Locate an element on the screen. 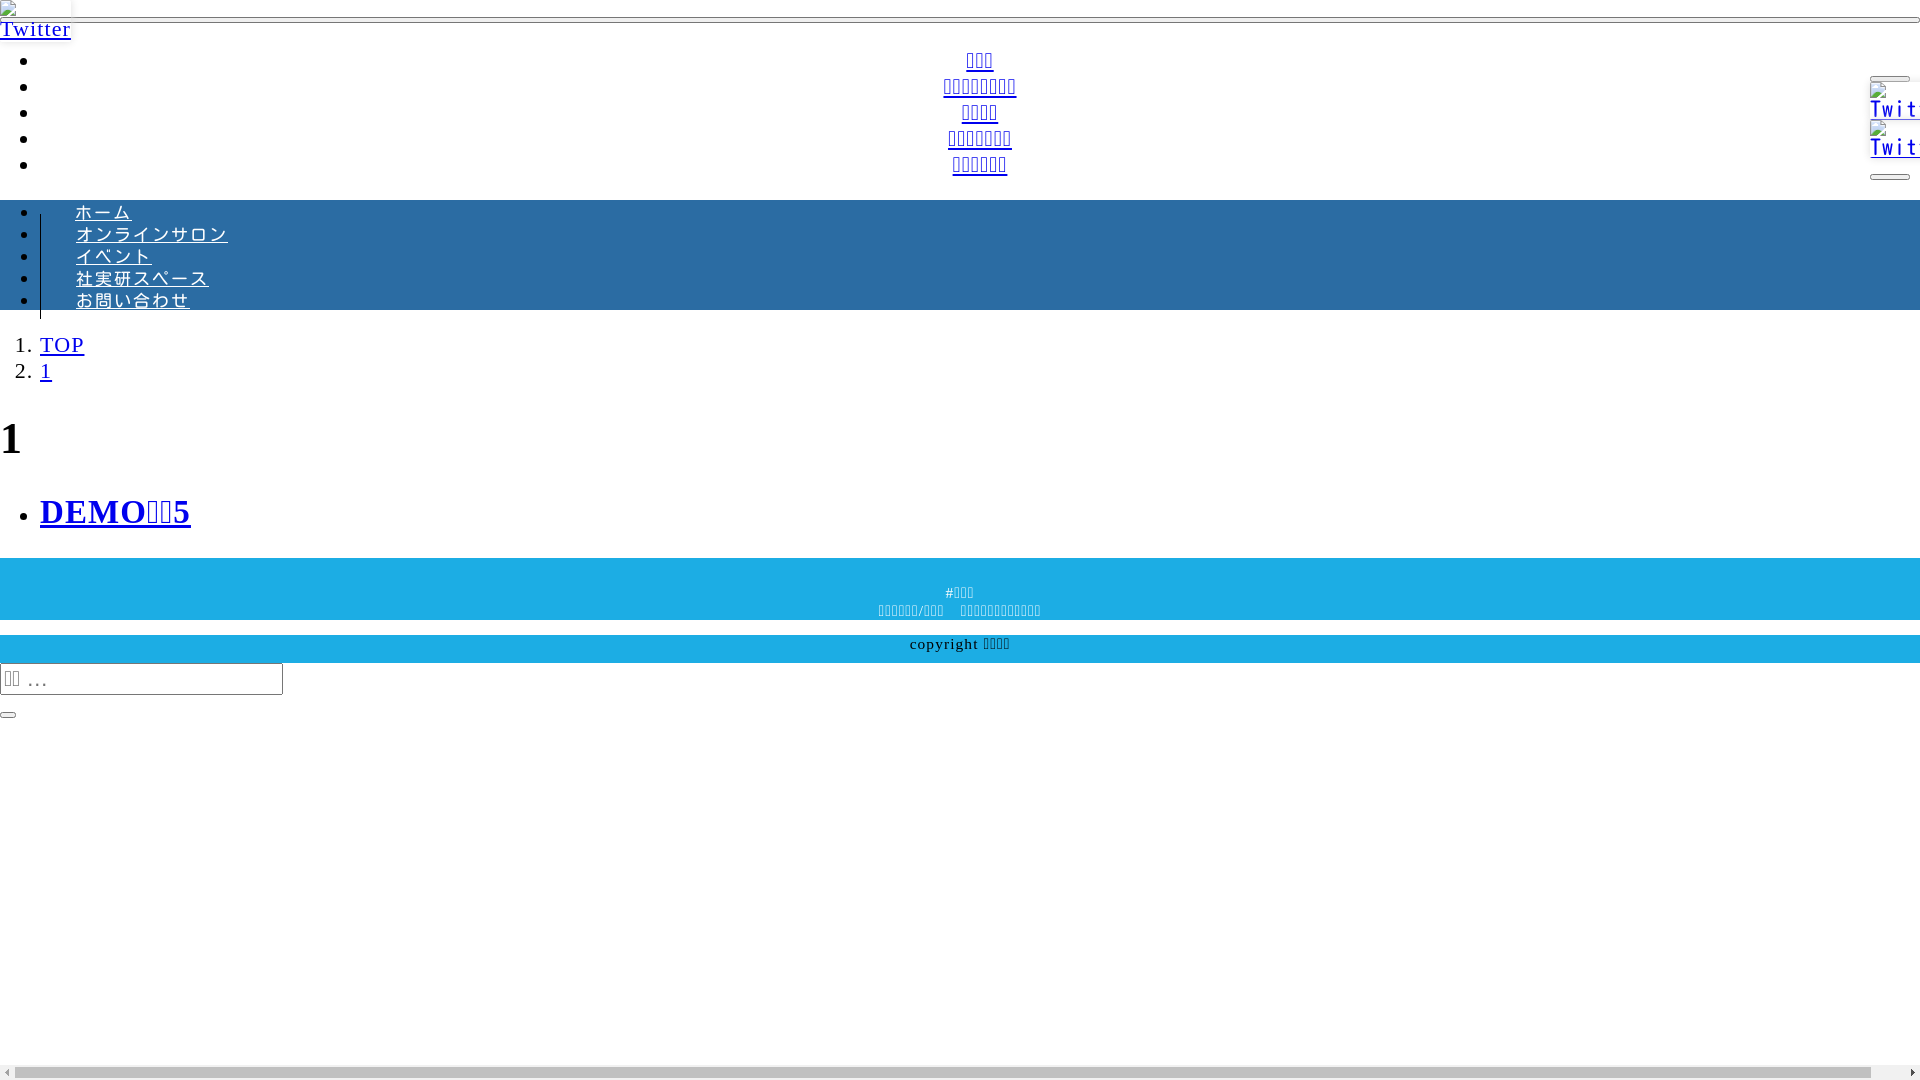 The width and height of the screenshot is (1920, 1080). 'TOP' is located at coordinates (39, 343).